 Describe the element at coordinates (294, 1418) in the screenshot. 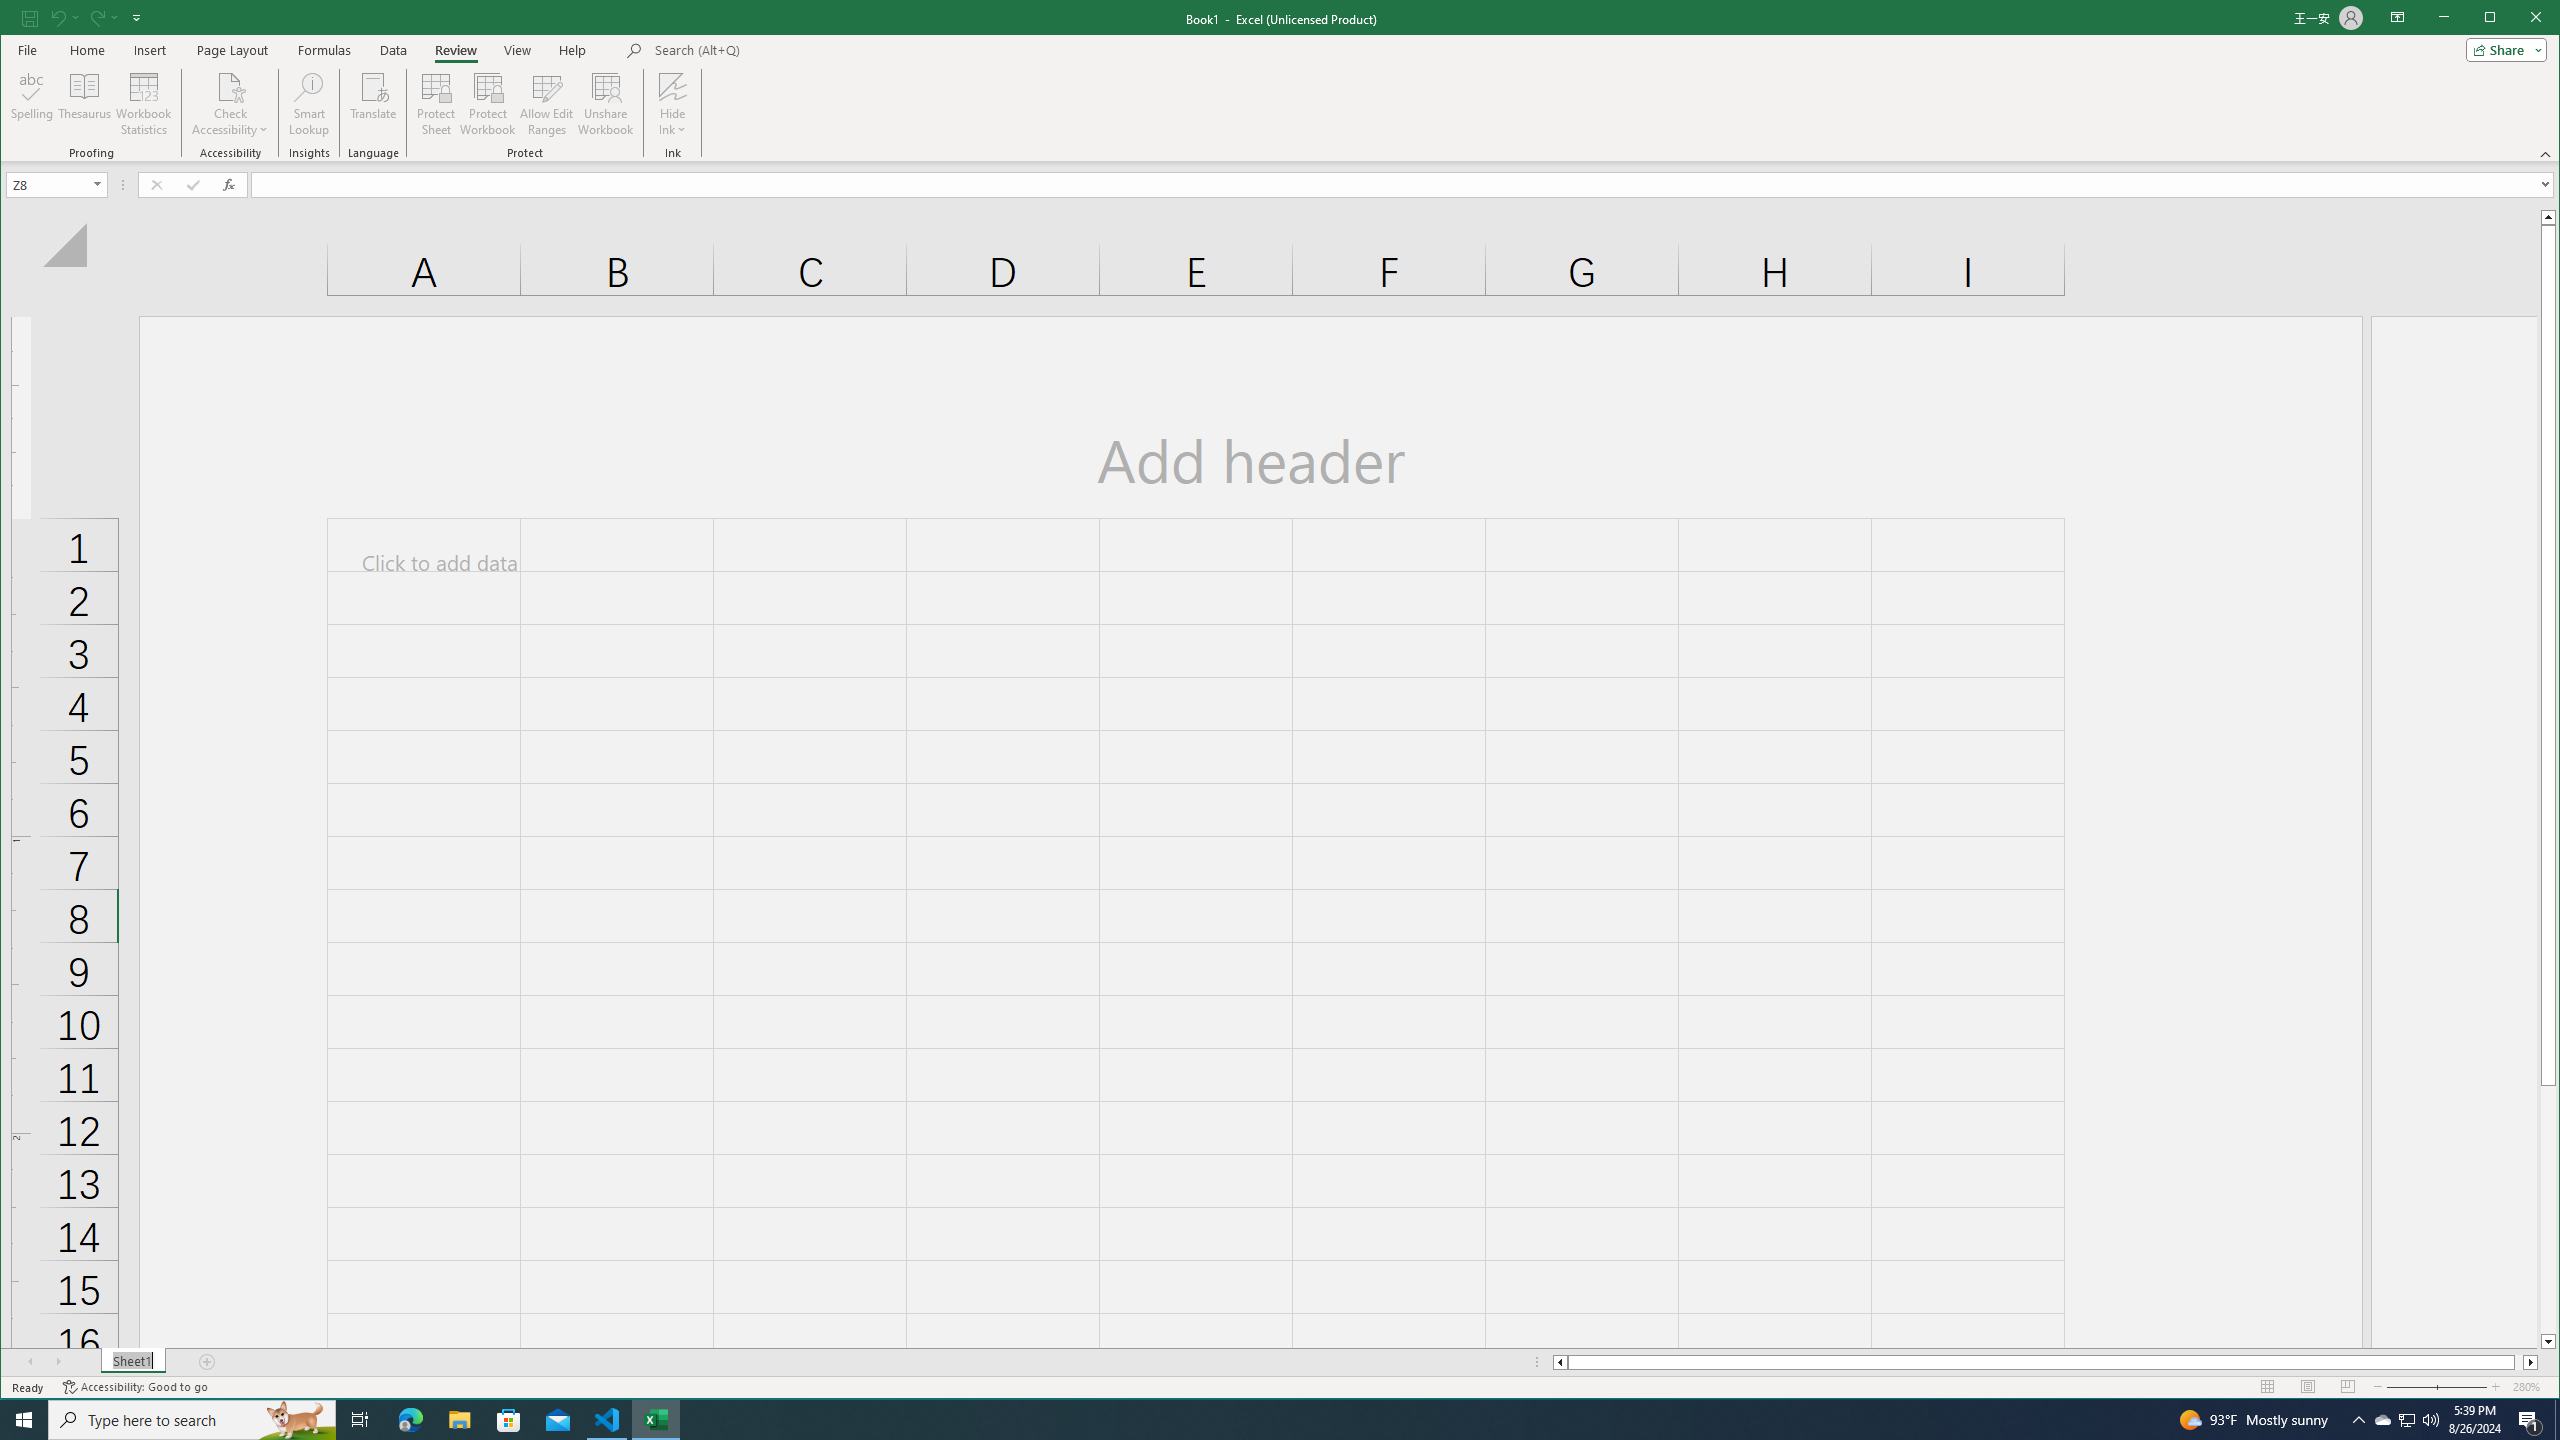

I see `'Search highlights icon opens search home window'` at that location.